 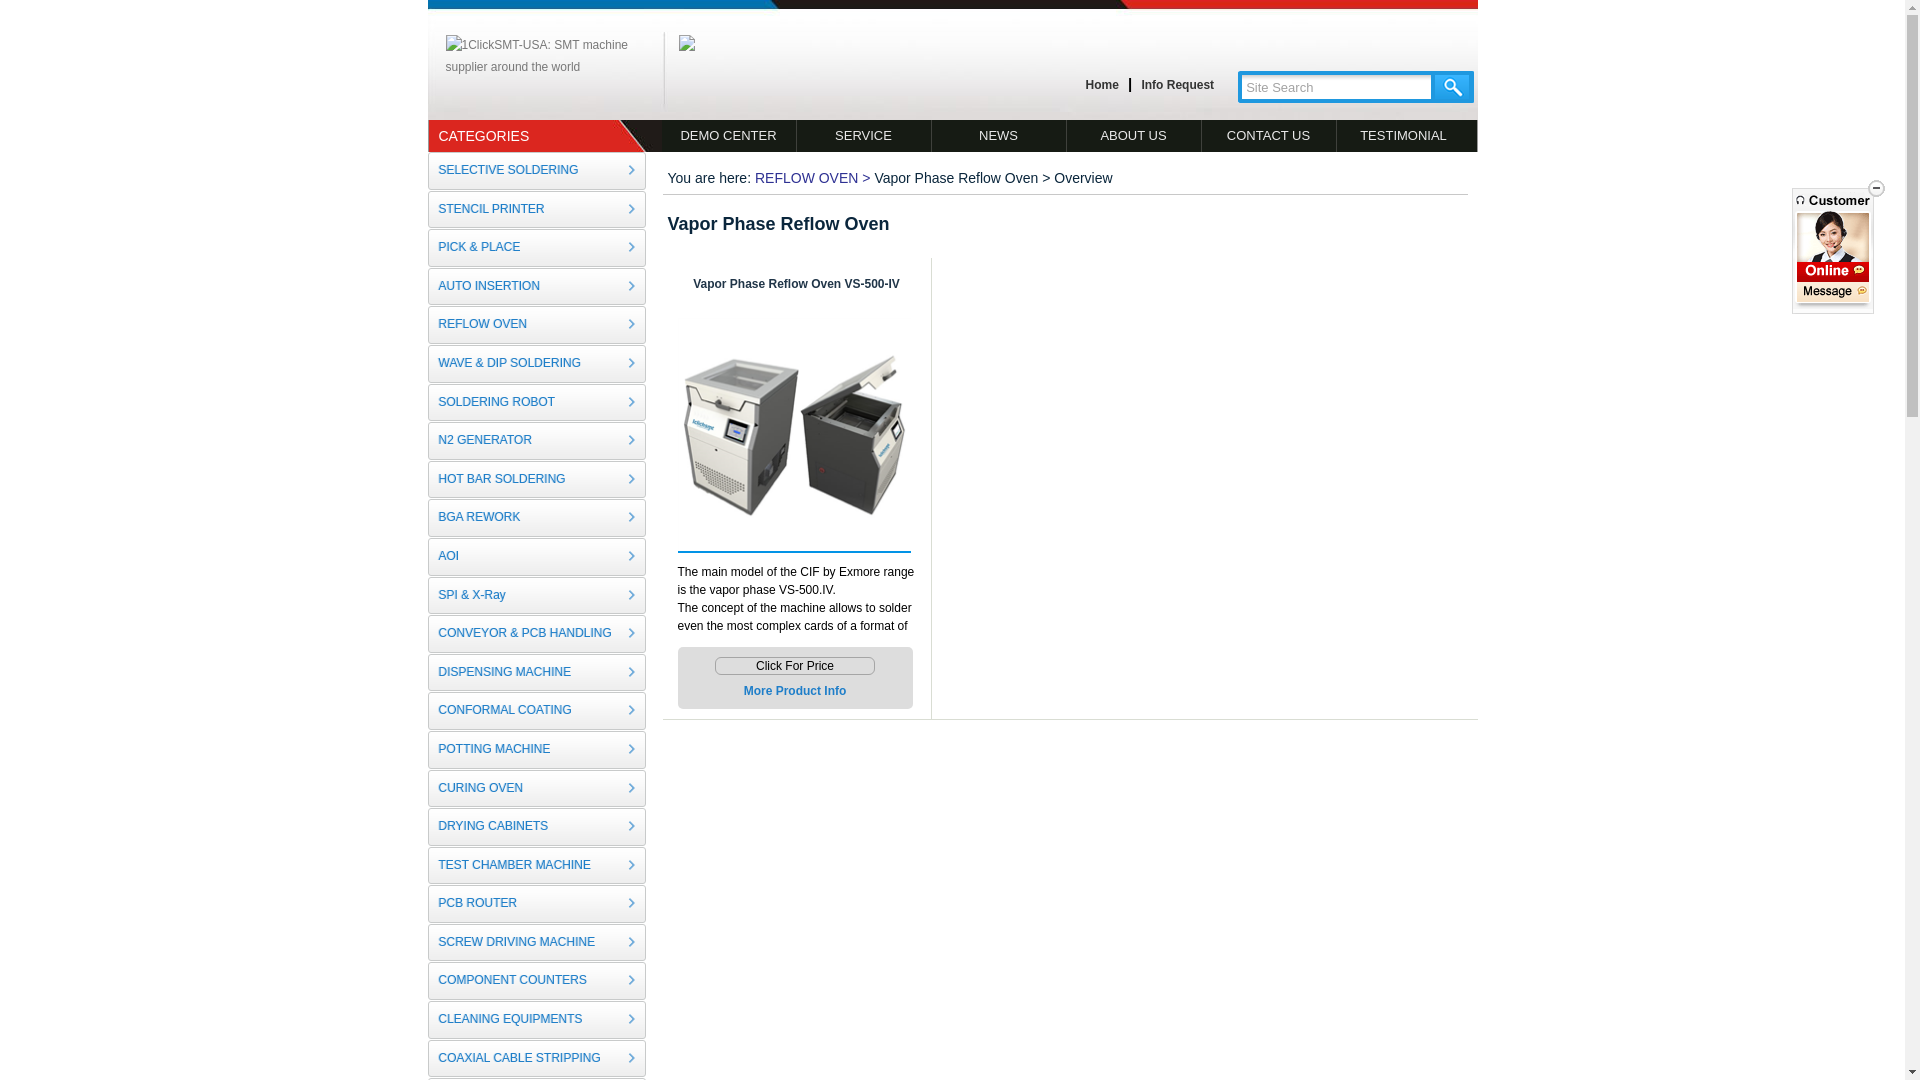 I want to click on 'DEMO CENTER', so click(x=728, y=135).